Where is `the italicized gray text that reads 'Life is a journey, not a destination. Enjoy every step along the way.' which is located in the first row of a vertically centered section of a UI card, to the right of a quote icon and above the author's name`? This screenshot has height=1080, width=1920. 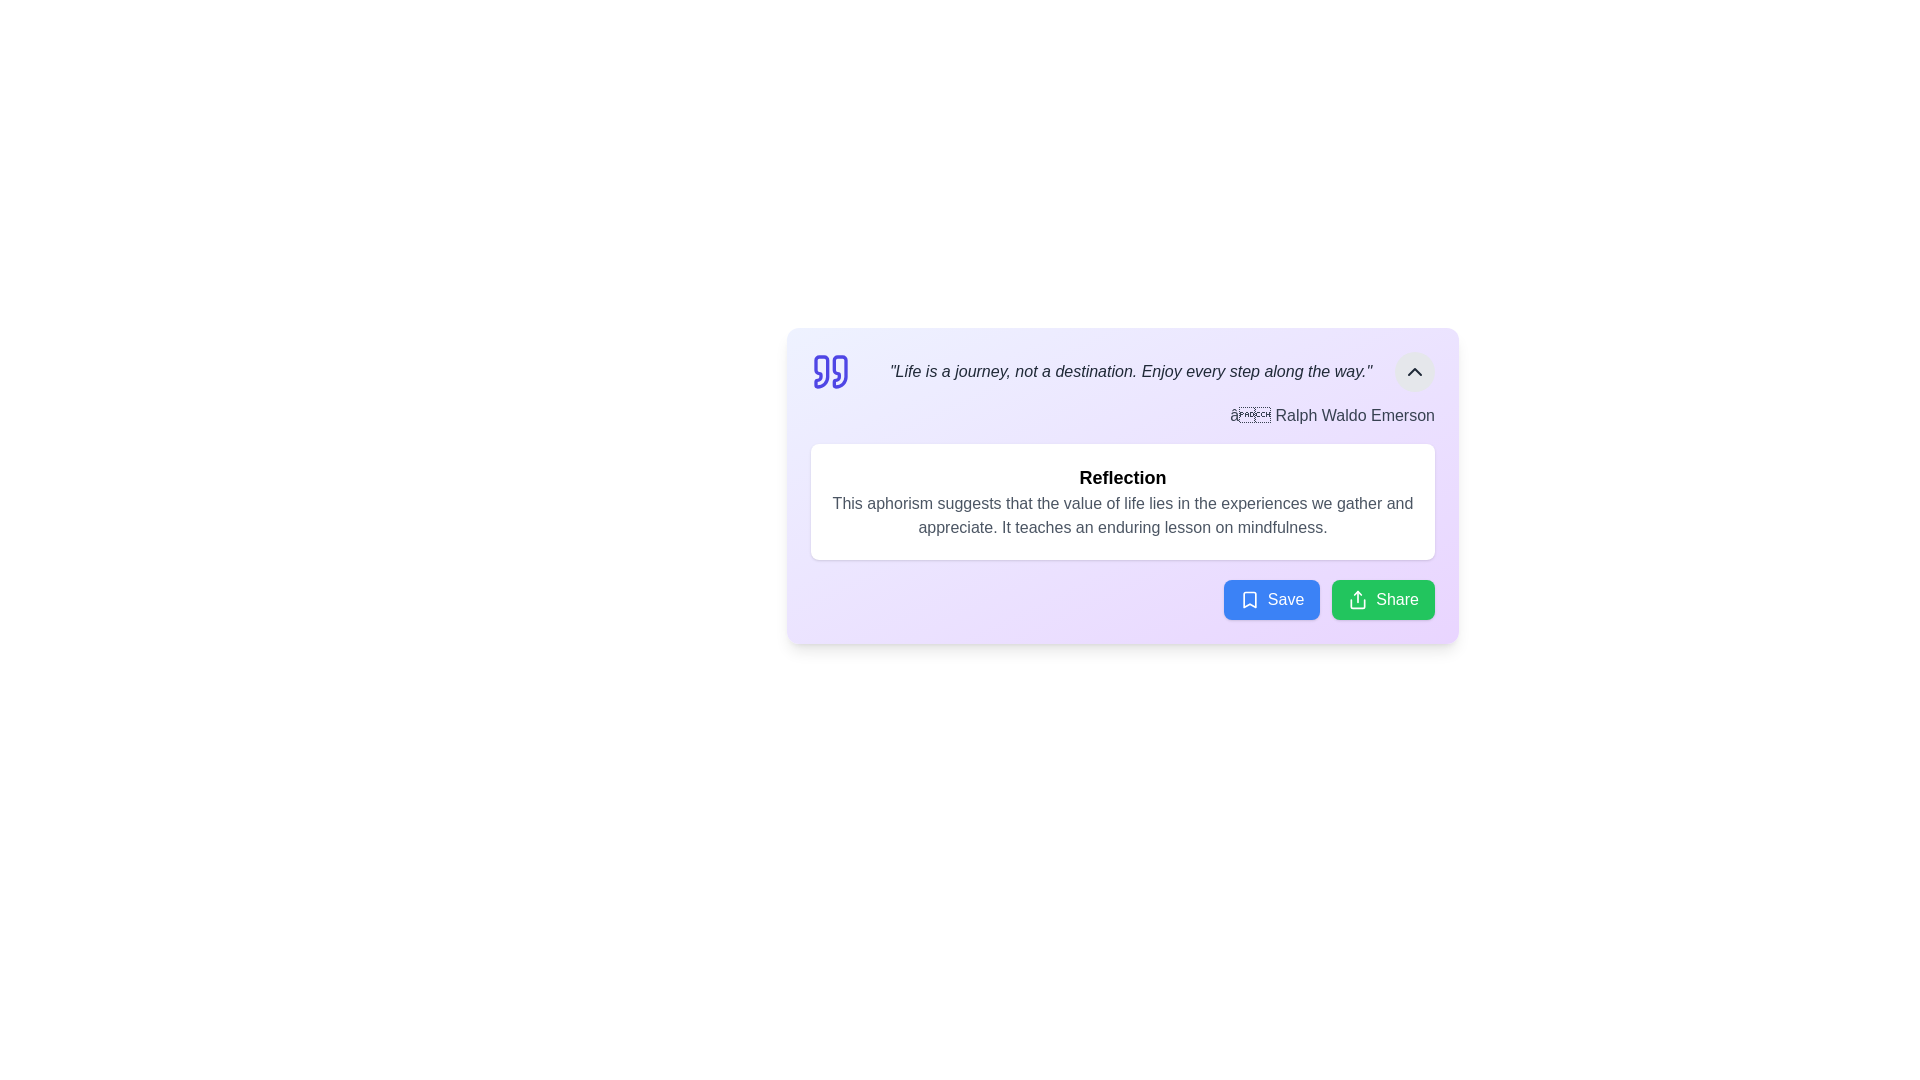
the italicized gray text that reads 'Life is a journey, not a destination. Enjoy every step along the way.' which is located in the first row of a vertically centered section of a UI card, to the right of a quote icon and above the author's name is located at coordinates (1131, 371).